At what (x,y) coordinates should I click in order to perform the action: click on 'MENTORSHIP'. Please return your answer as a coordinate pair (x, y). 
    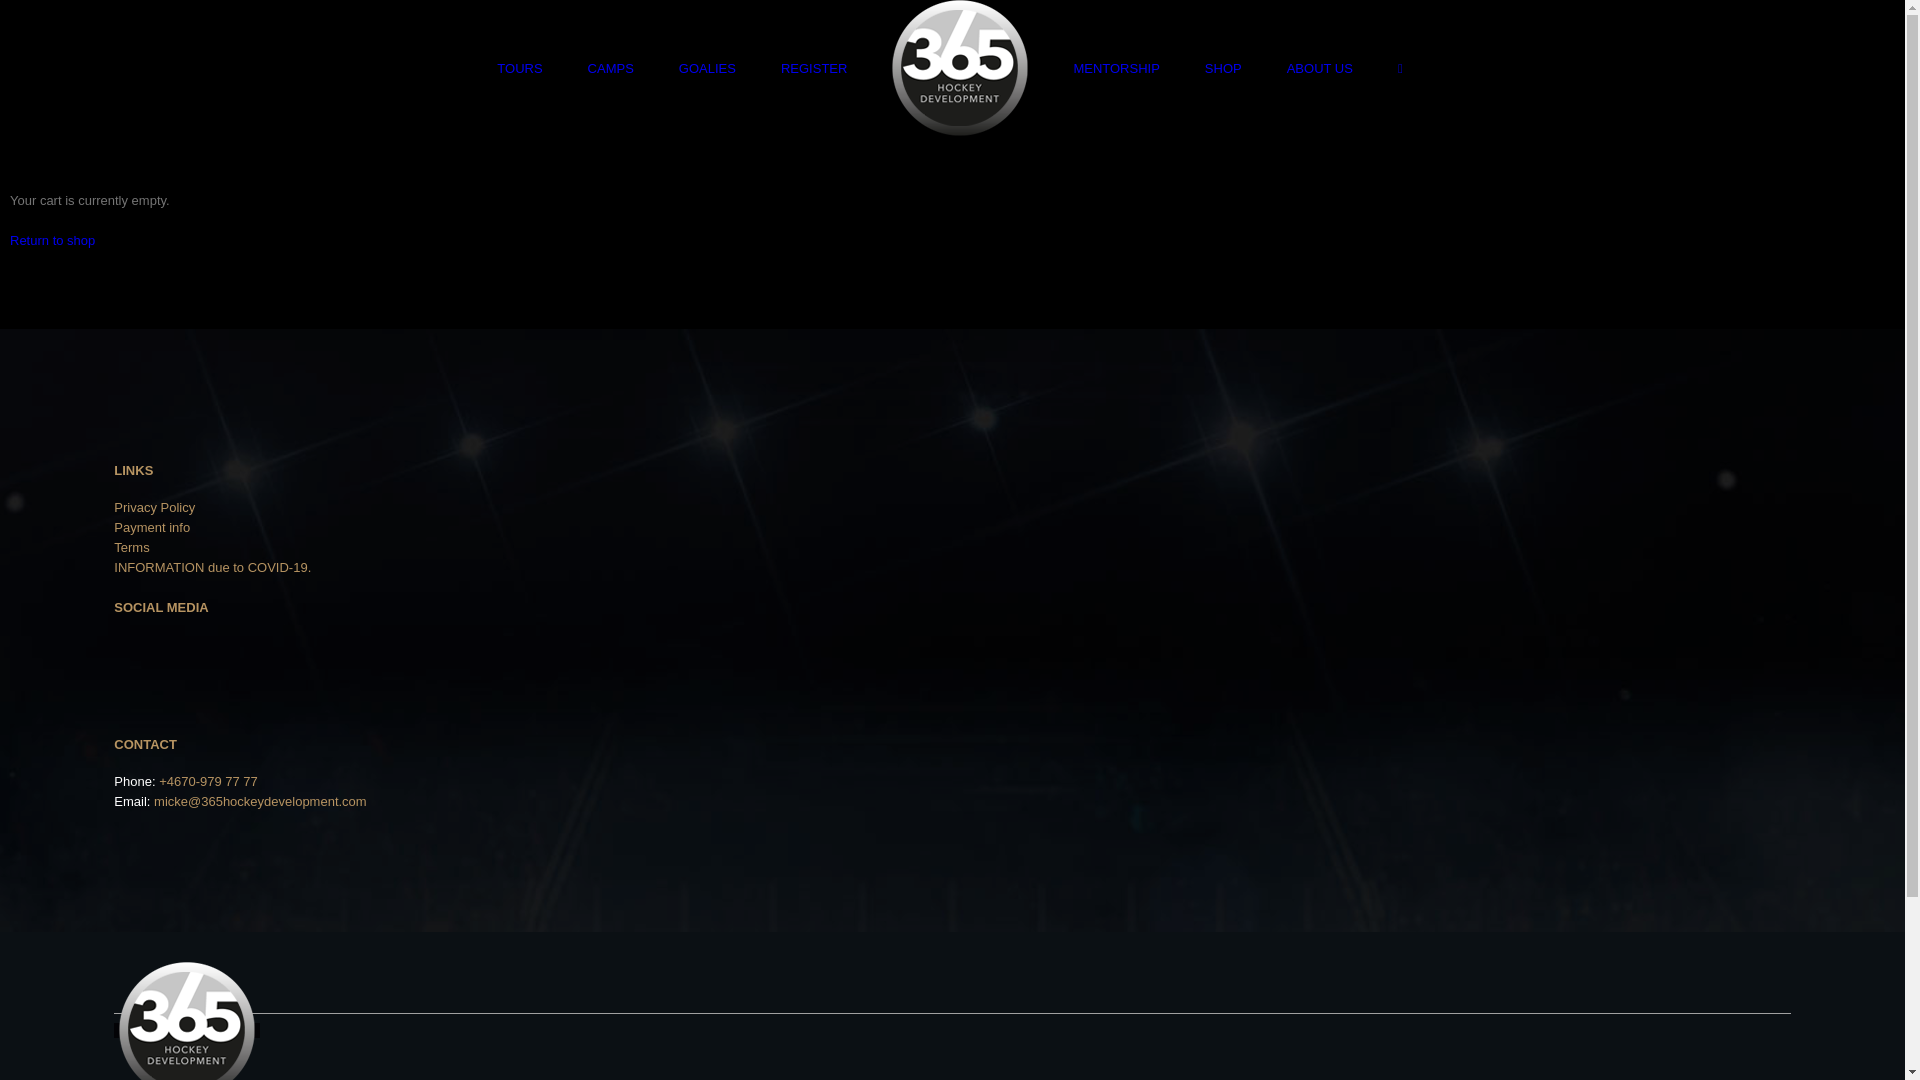
    Looking at the image, I should click on (1072, 67).